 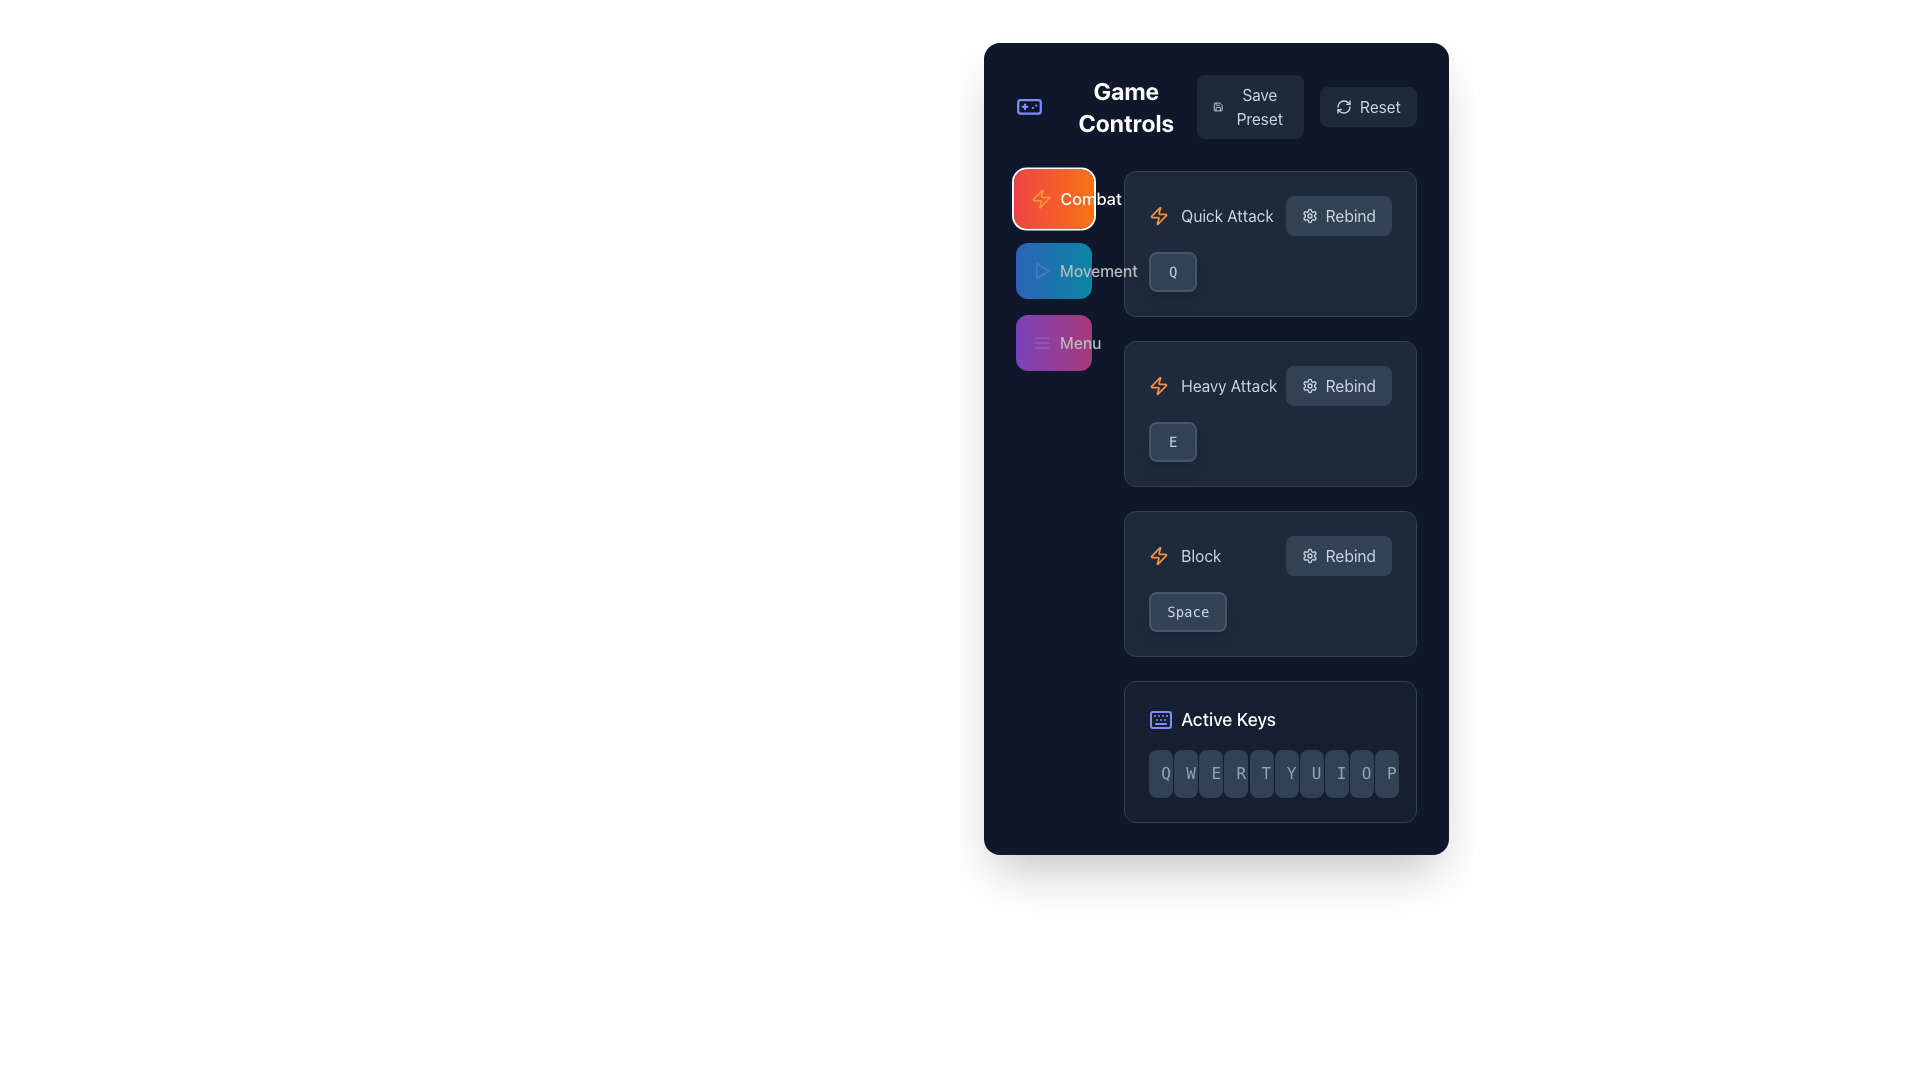 I want to click on the 'Reset' button, which is a rectangular button with rounded corners, dark slate-gray background, and a light gray refresh icon, to observe its hover state effects, so click(x=1367, y=107).